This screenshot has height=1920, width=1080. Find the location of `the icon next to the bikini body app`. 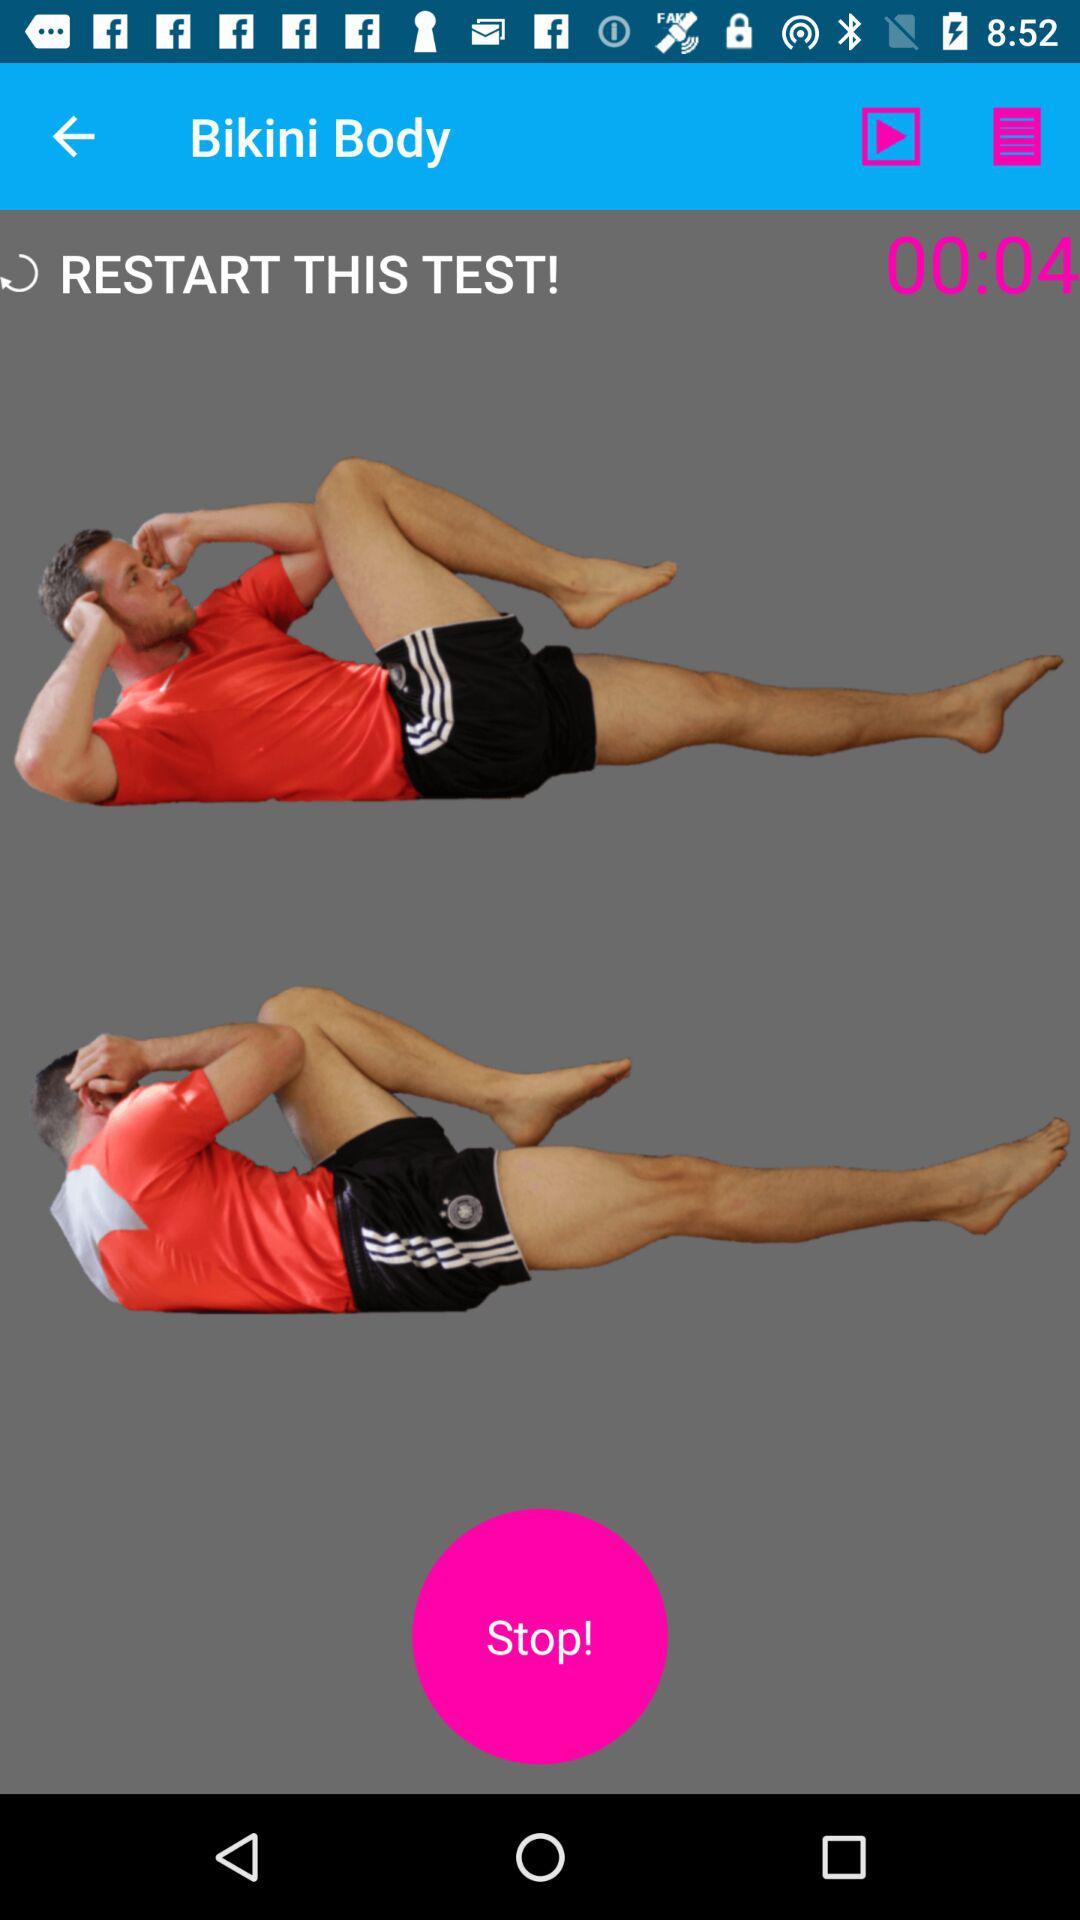

the icon next to the bikini body app is located at coordinates (72, 135).